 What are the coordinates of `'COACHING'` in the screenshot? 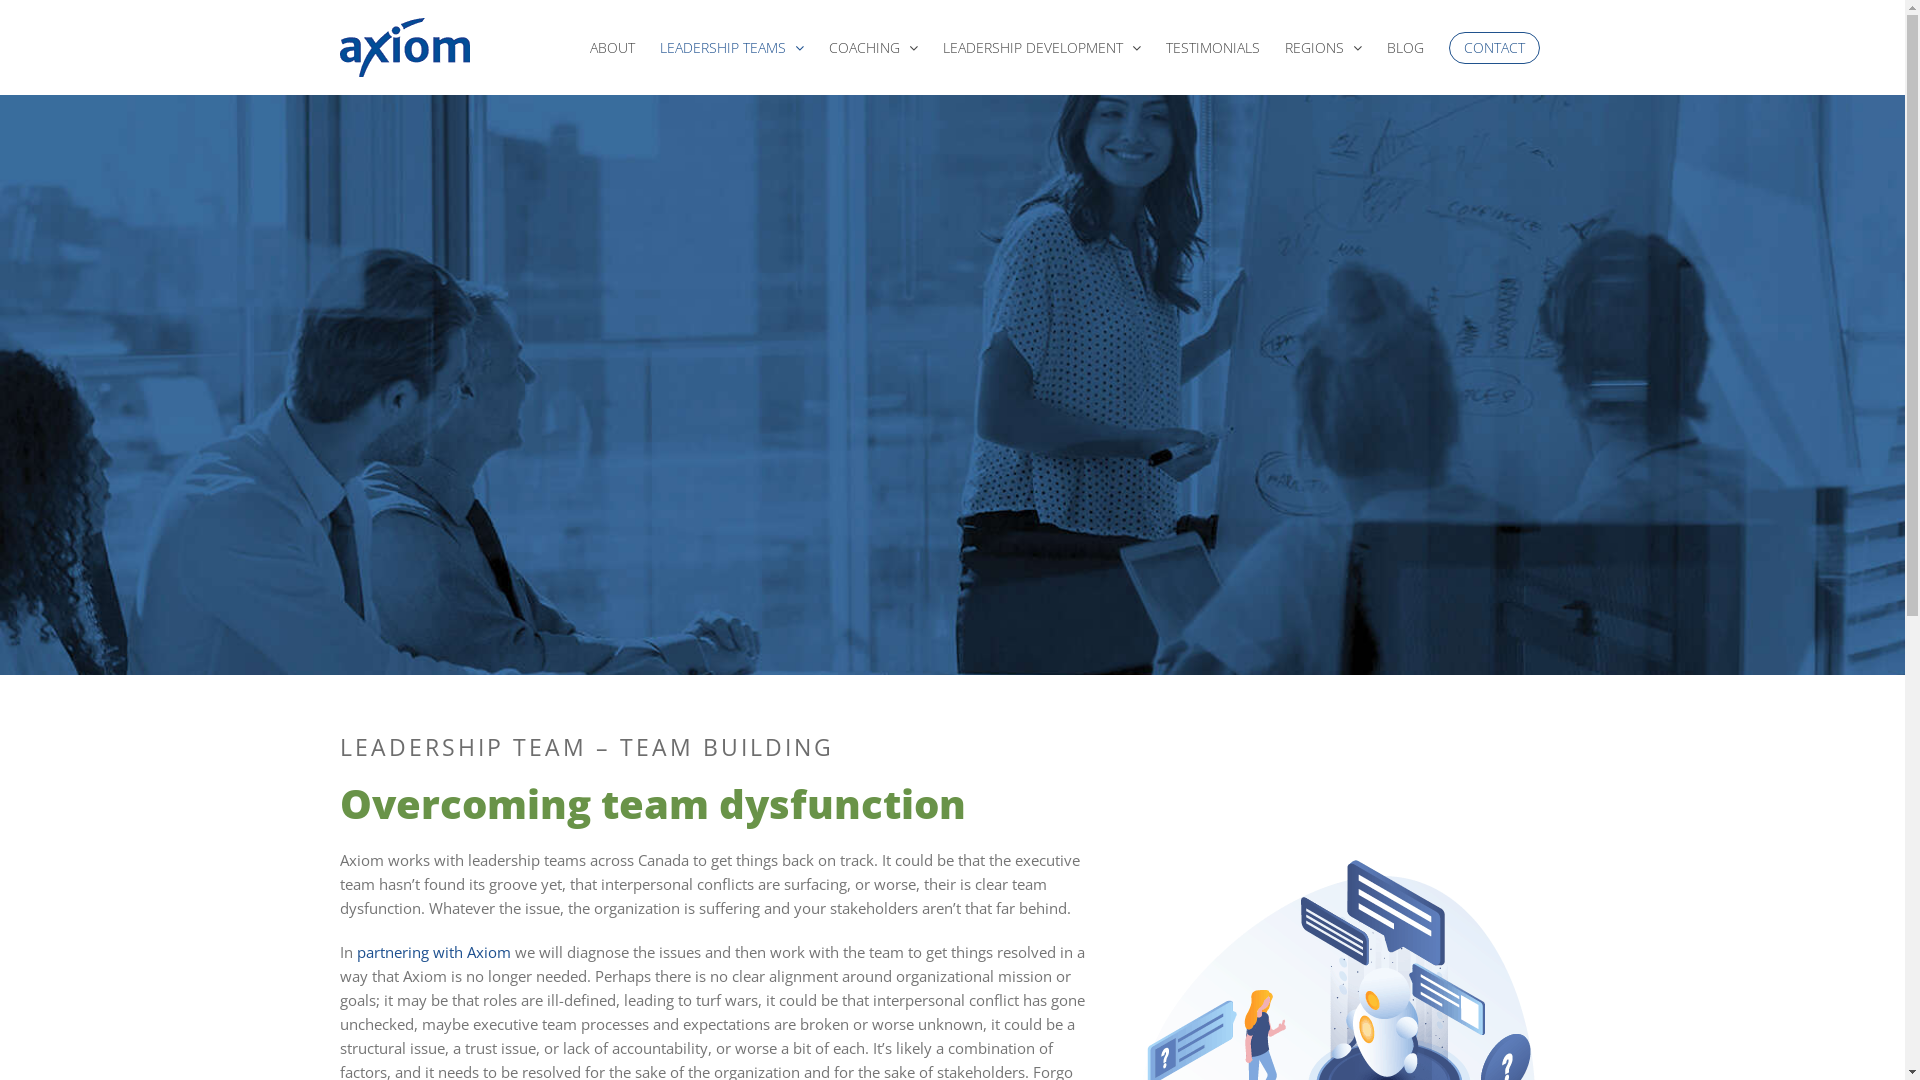 It's located at (829, 46).